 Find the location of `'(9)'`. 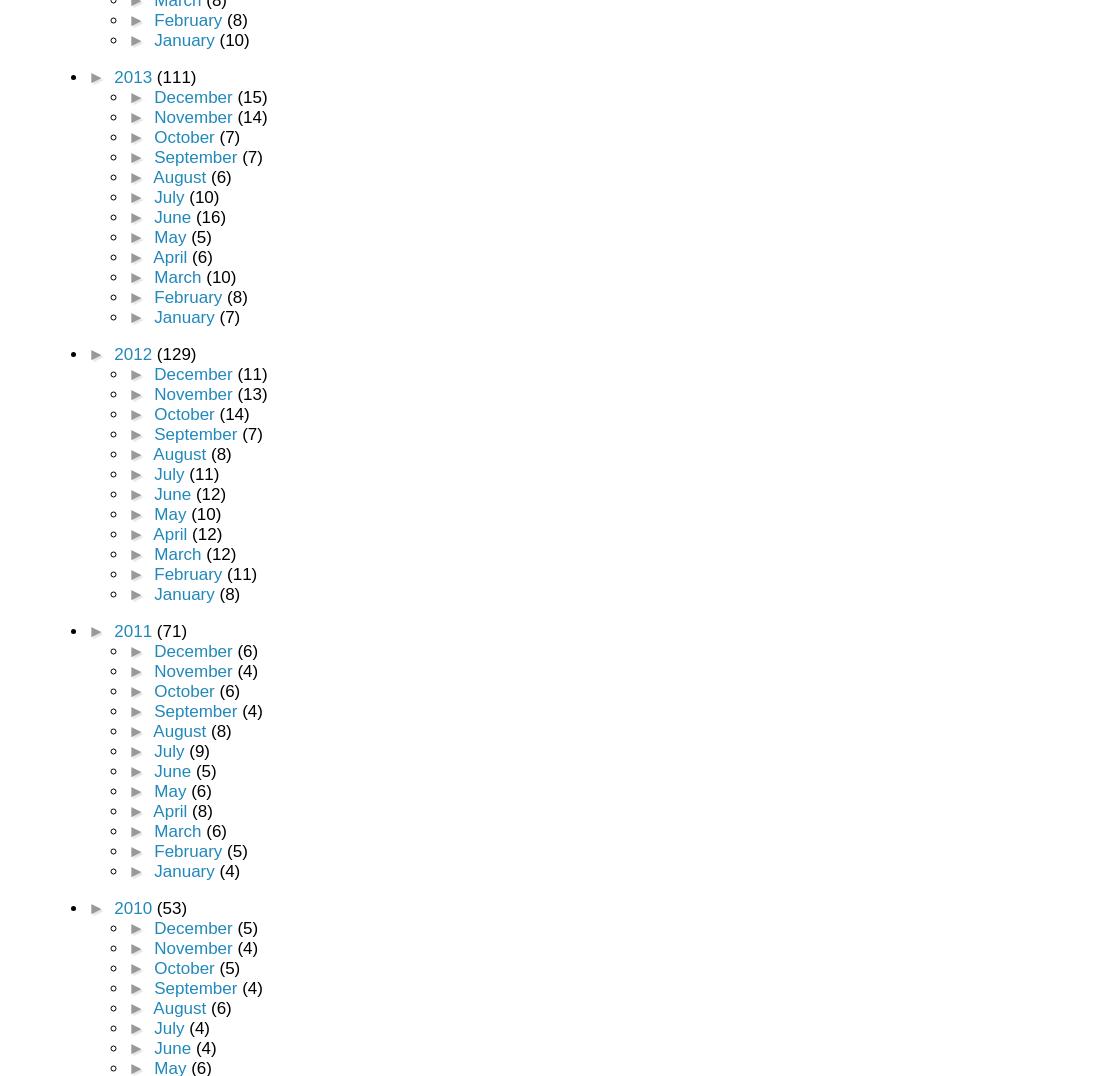

'(9)' is located at coordinates (199, 750).